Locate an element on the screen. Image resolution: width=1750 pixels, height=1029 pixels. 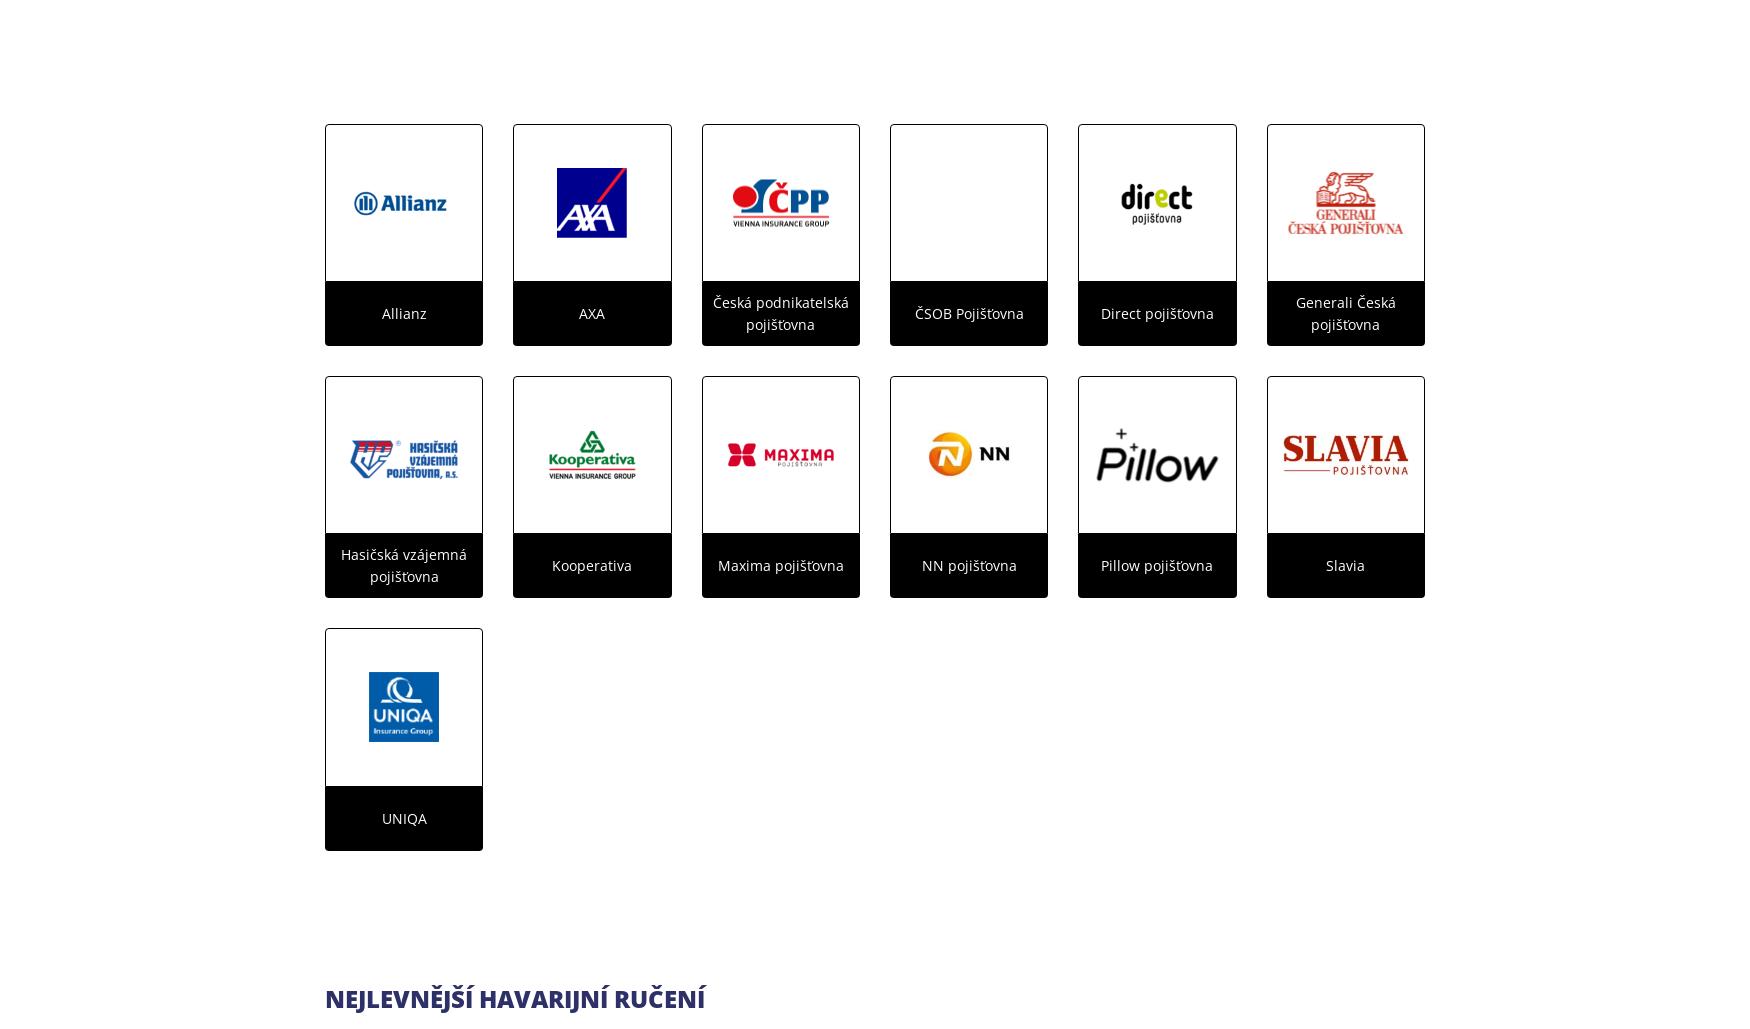
'Direct pojišťovna' is located at coordinates (1155, 313).